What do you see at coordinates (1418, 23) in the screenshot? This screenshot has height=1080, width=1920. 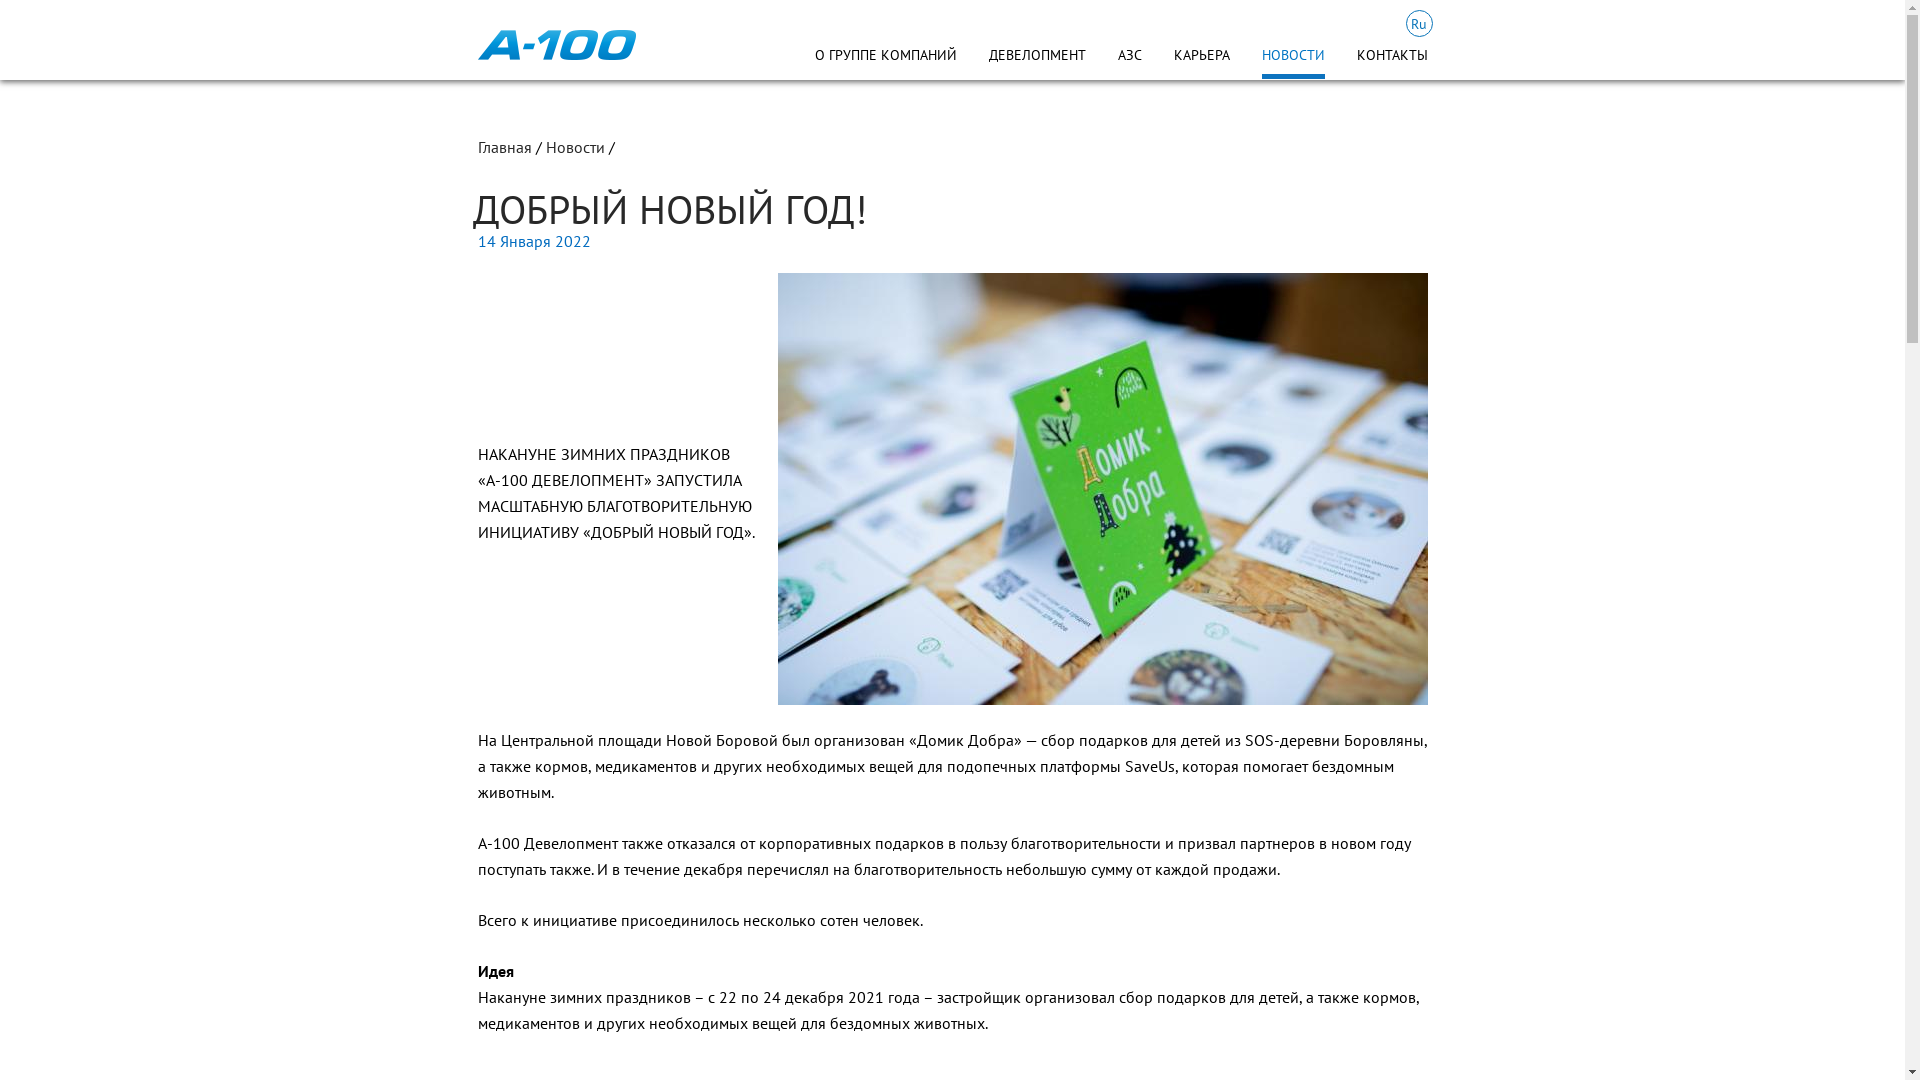 I see `'Ru'` at bounding box center [1418, 23].